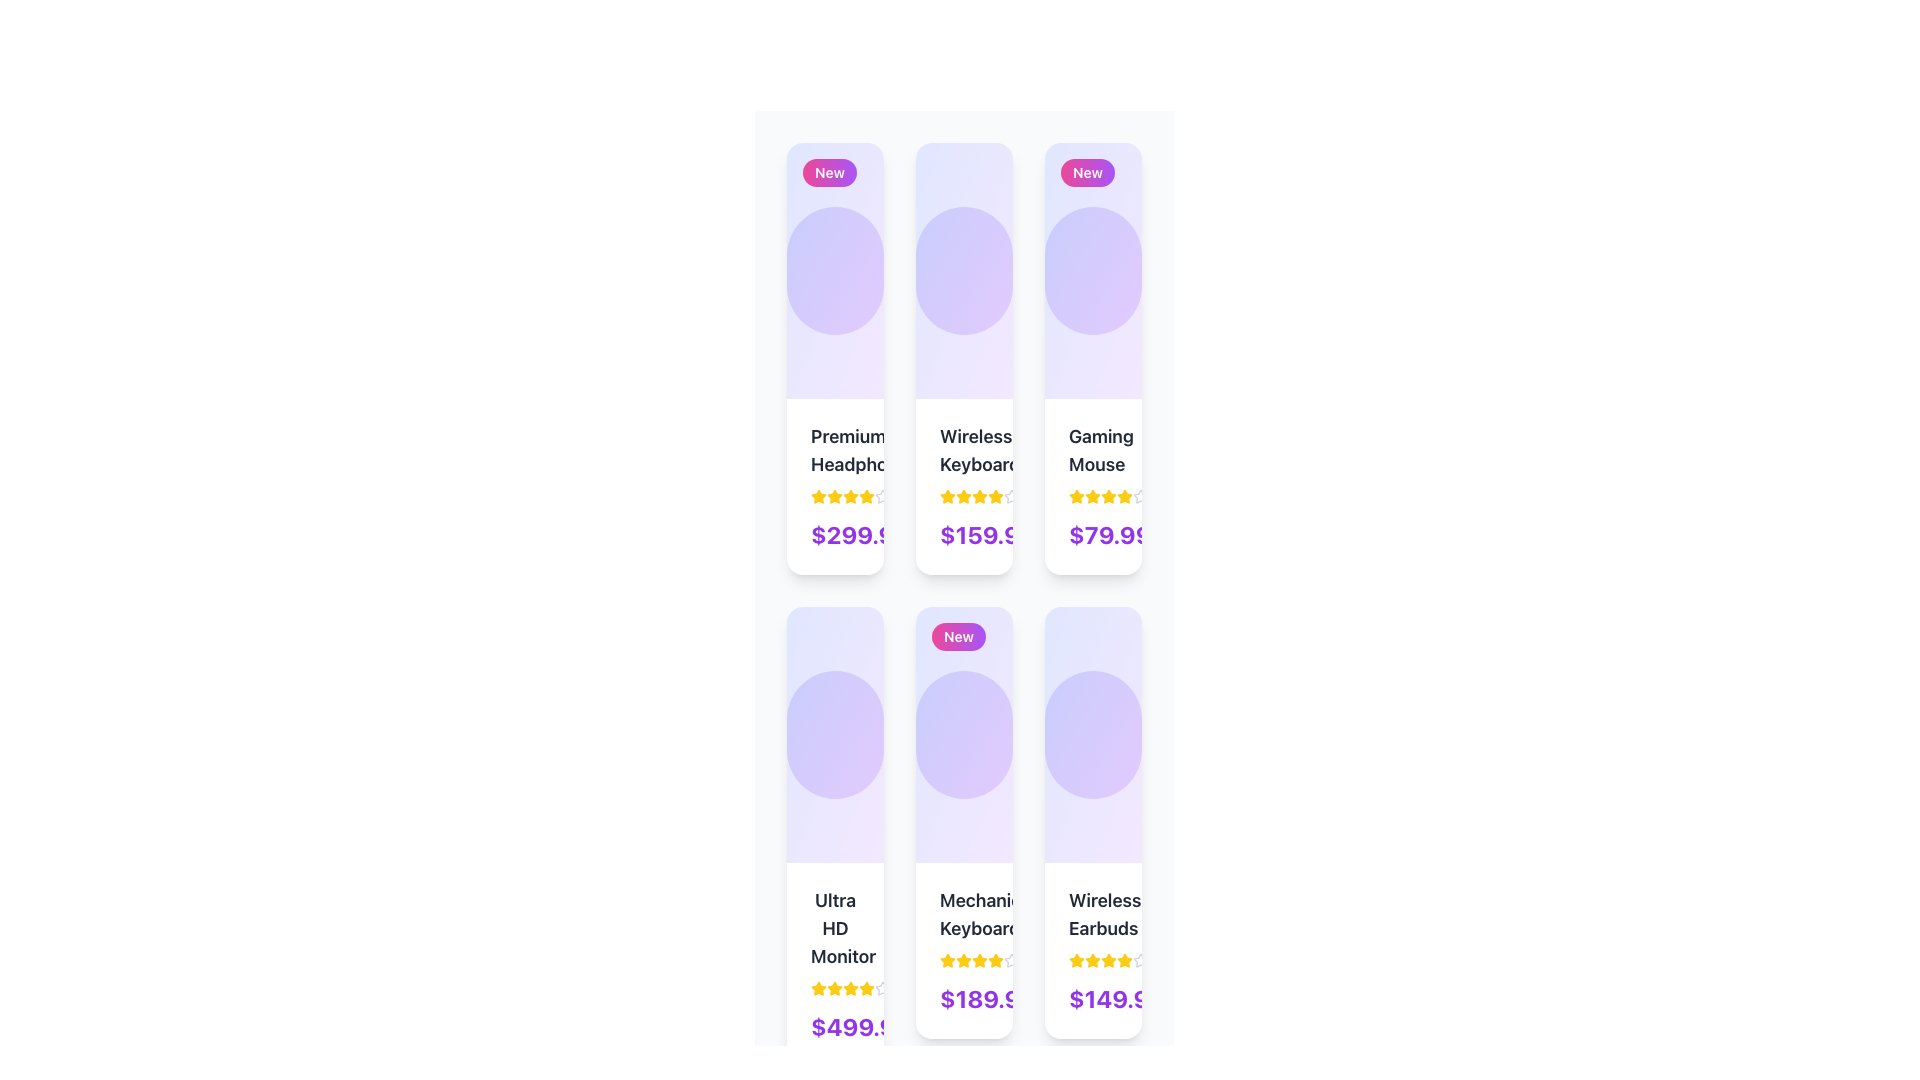  Describe the element at coordinates (835, 451) in the screenshot. I see `the static text label 'Premium Headphones' which is bold and centered at the top of the first product card` at that location.